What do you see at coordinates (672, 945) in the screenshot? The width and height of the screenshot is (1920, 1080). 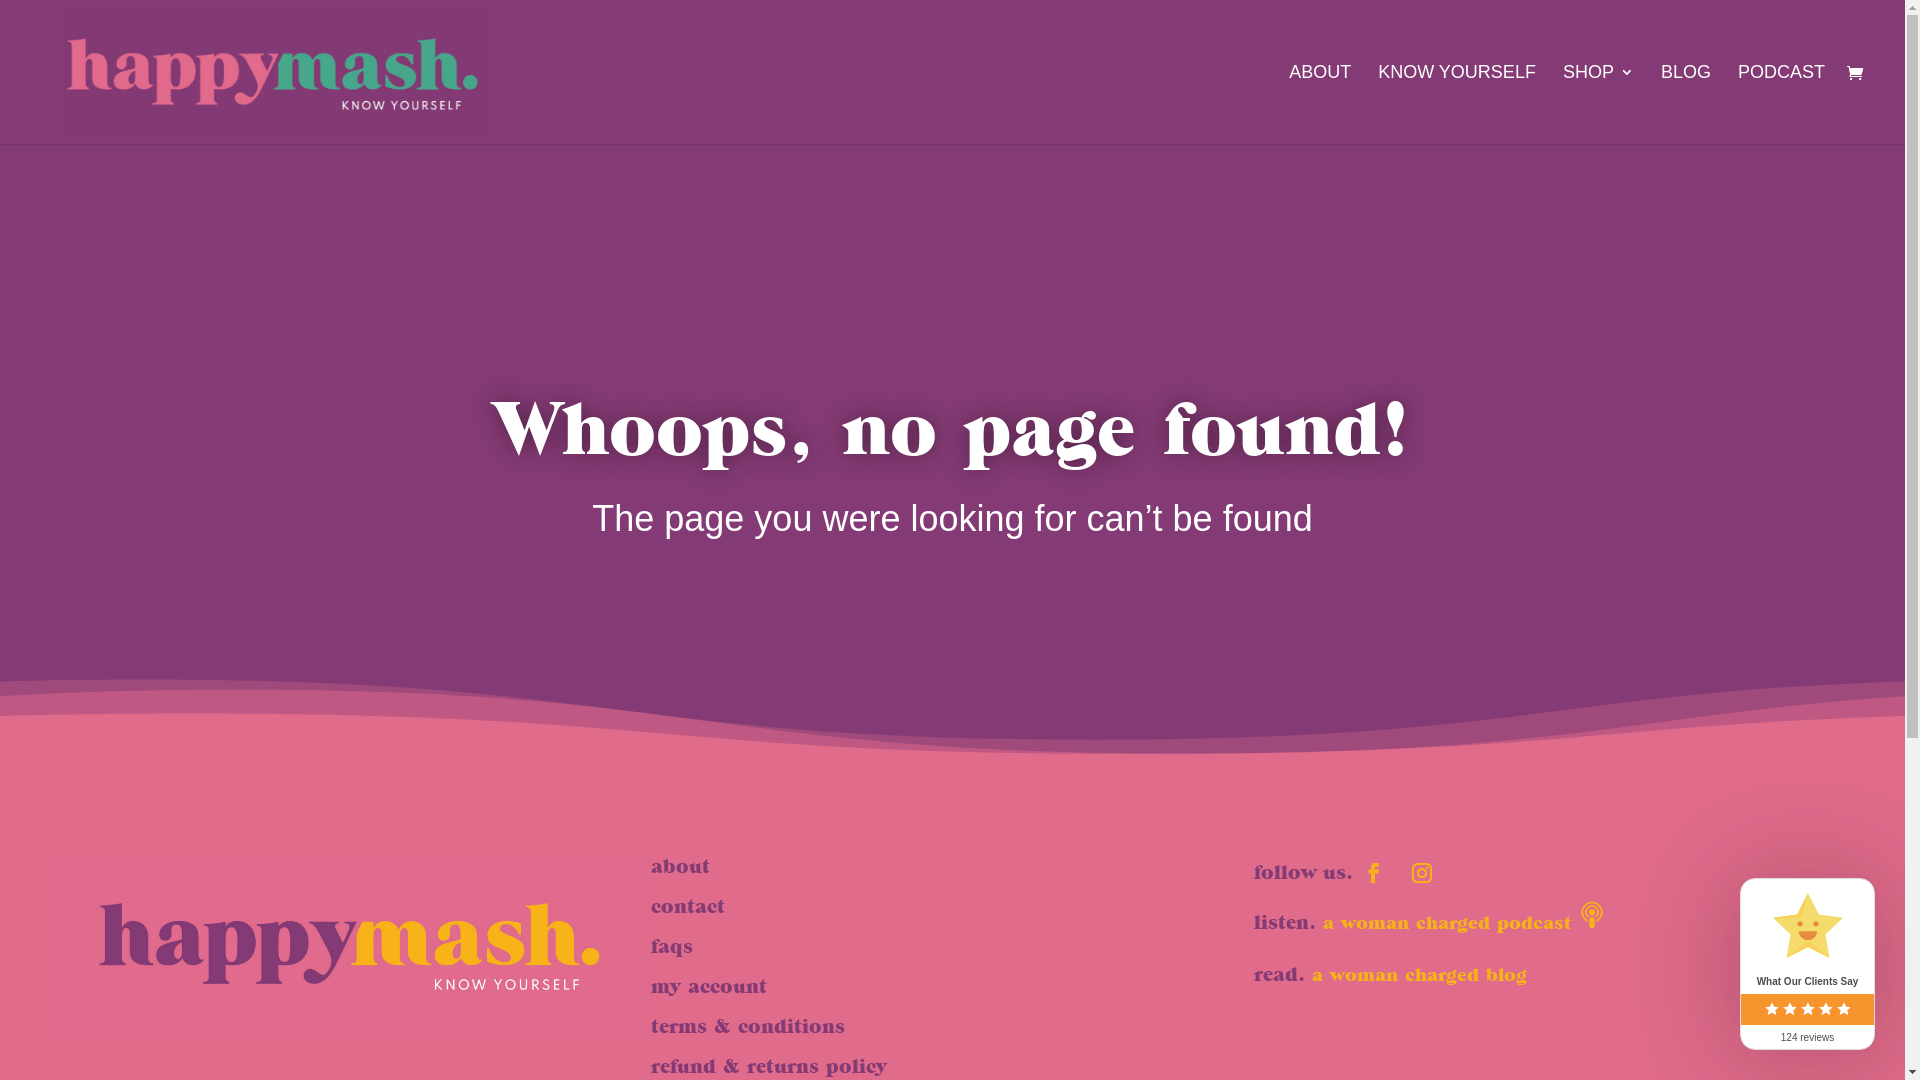 I see `'faqs'` at bounding box center [672, 945].